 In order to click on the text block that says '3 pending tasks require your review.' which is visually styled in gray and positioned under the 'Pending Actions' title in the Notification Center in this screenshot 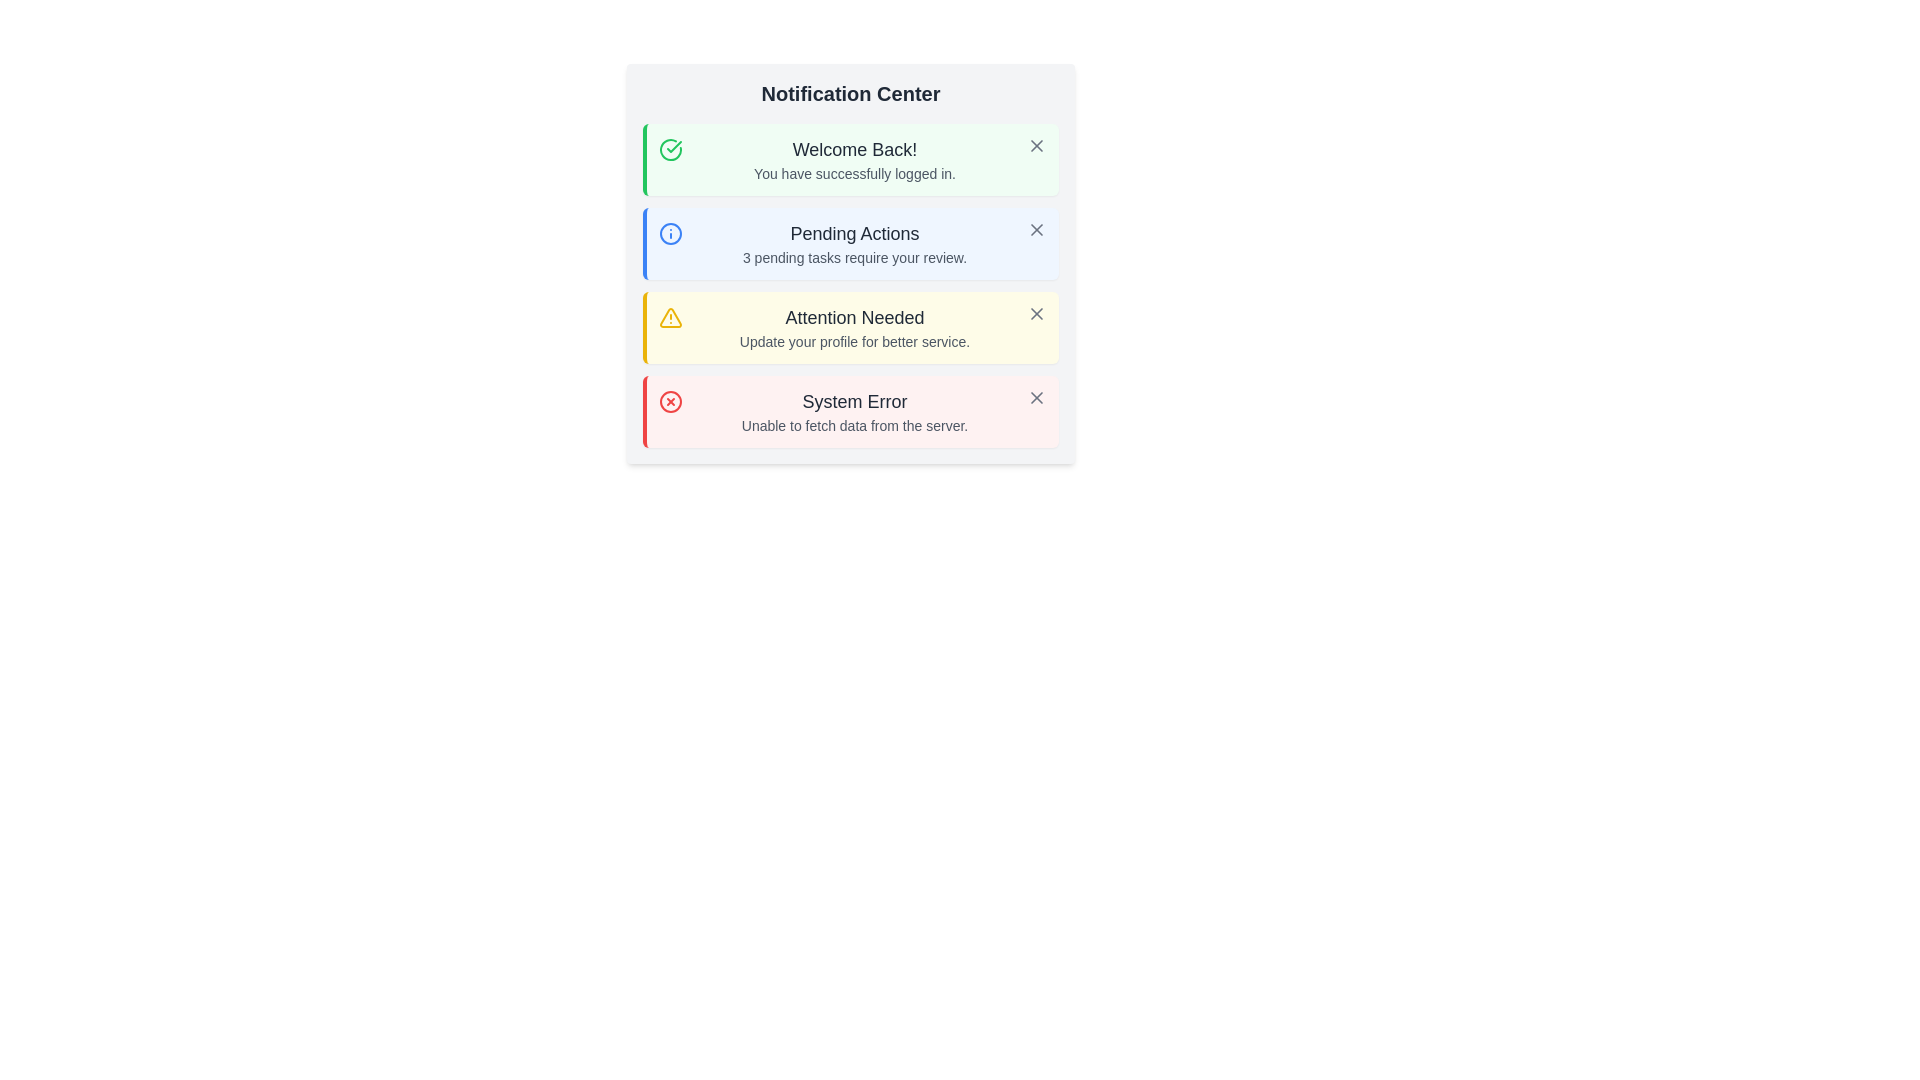, I will do `click(854, 257)`.